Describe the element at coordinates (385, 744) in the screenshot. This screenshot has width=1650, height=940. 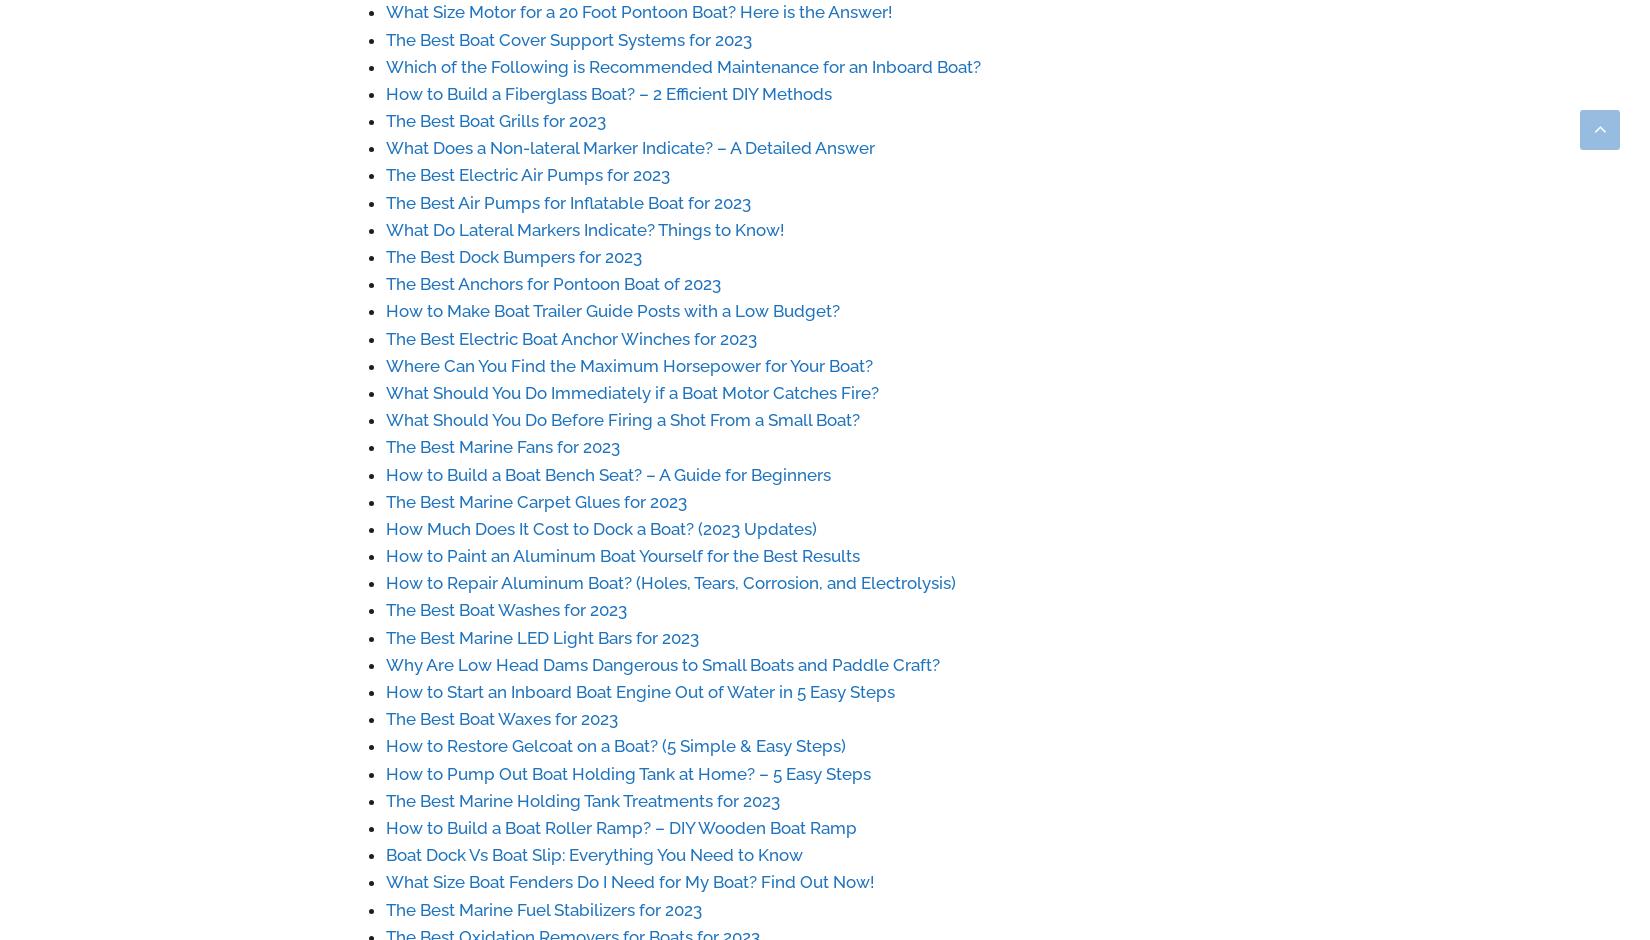
I see `'How to Restore Gelcoat on a Boat? (5 Simple & Easy Steps)'` at that location.